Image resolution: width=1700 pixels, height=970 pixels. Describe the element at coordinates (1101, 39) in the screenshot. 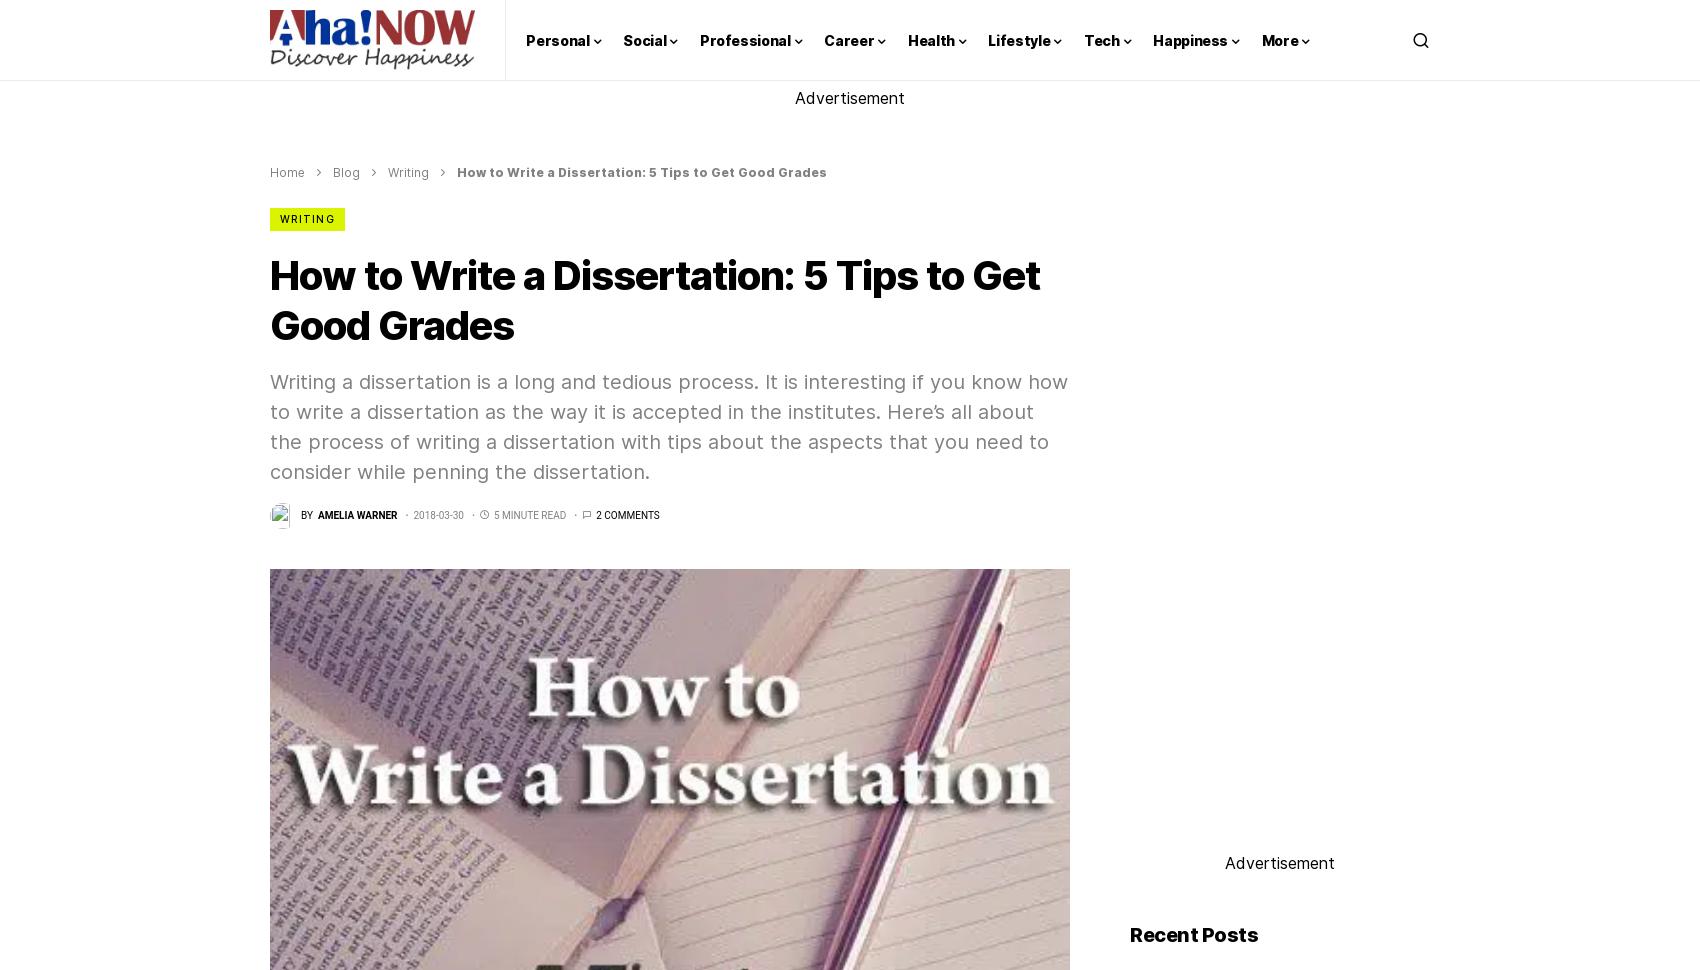

I see `'Tech'` at that location.